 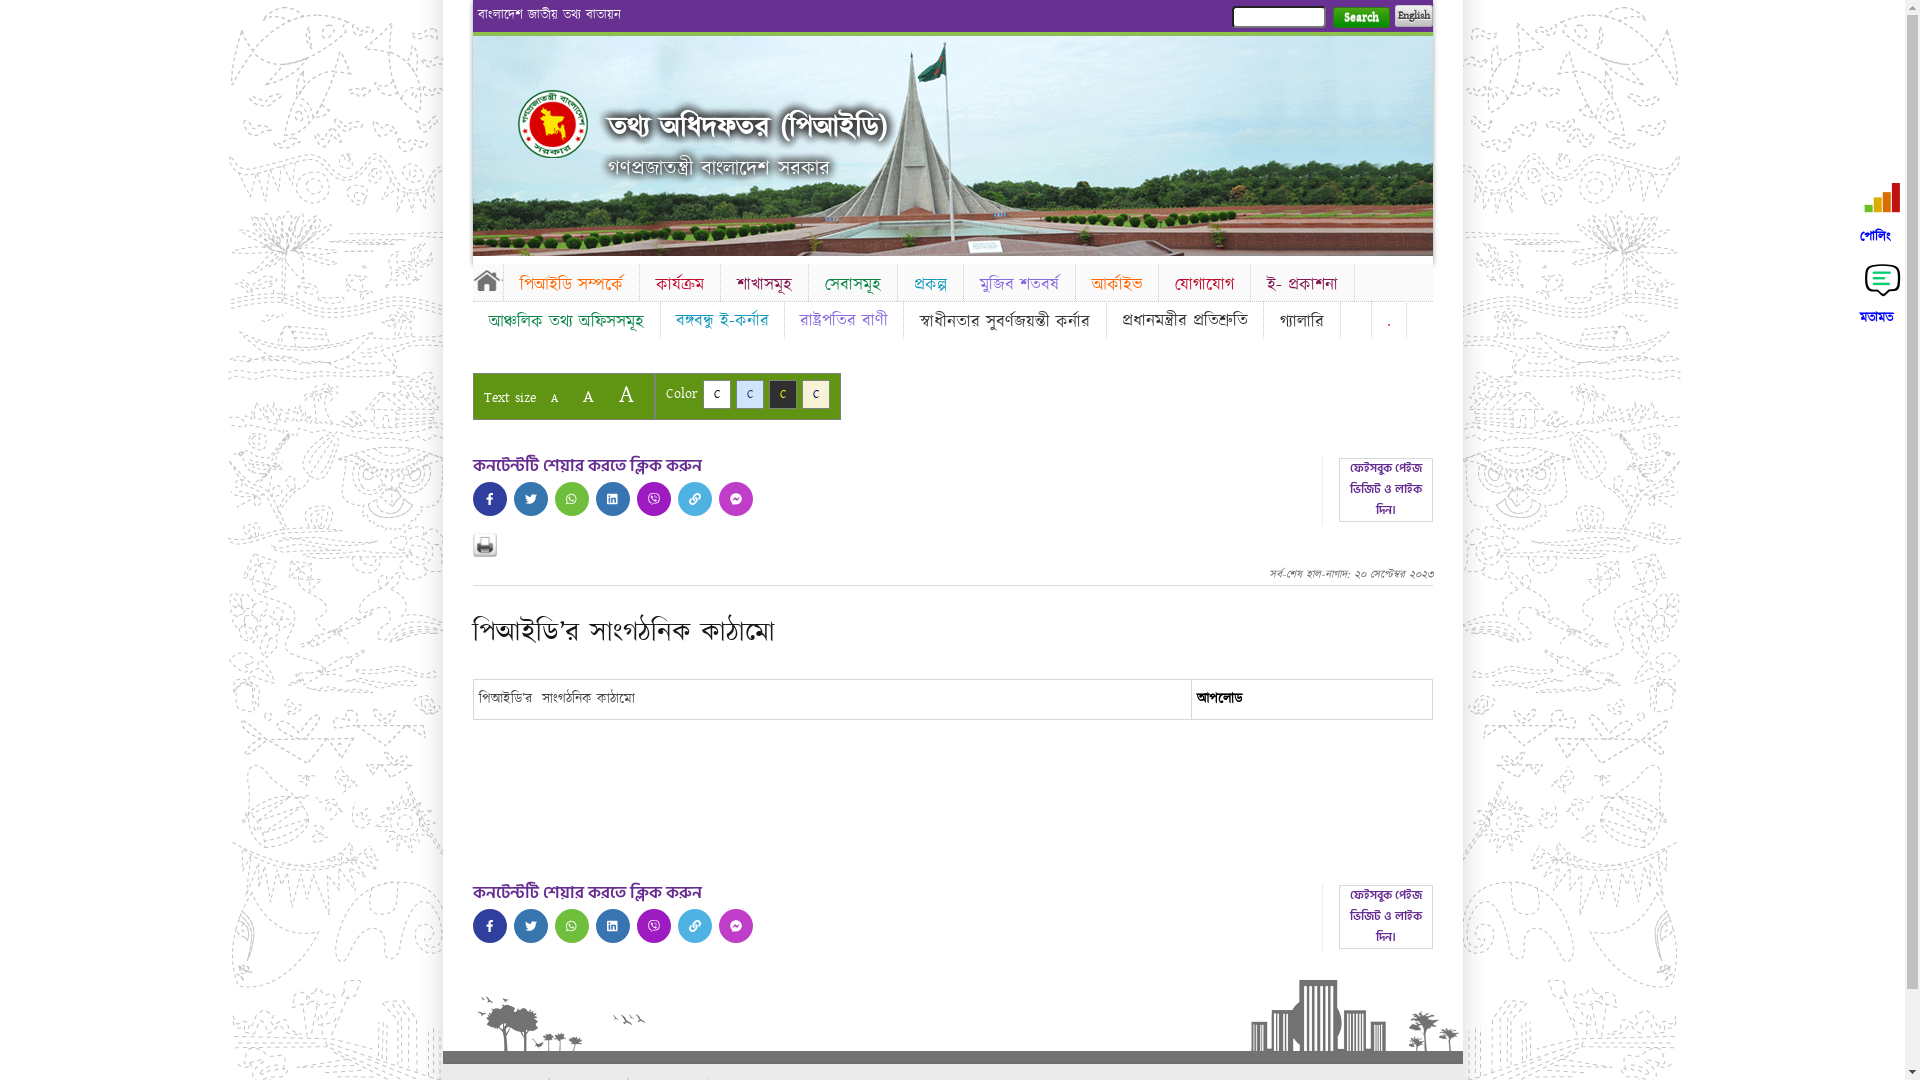 I want to click on 'Home', so click(x=552, y=123).